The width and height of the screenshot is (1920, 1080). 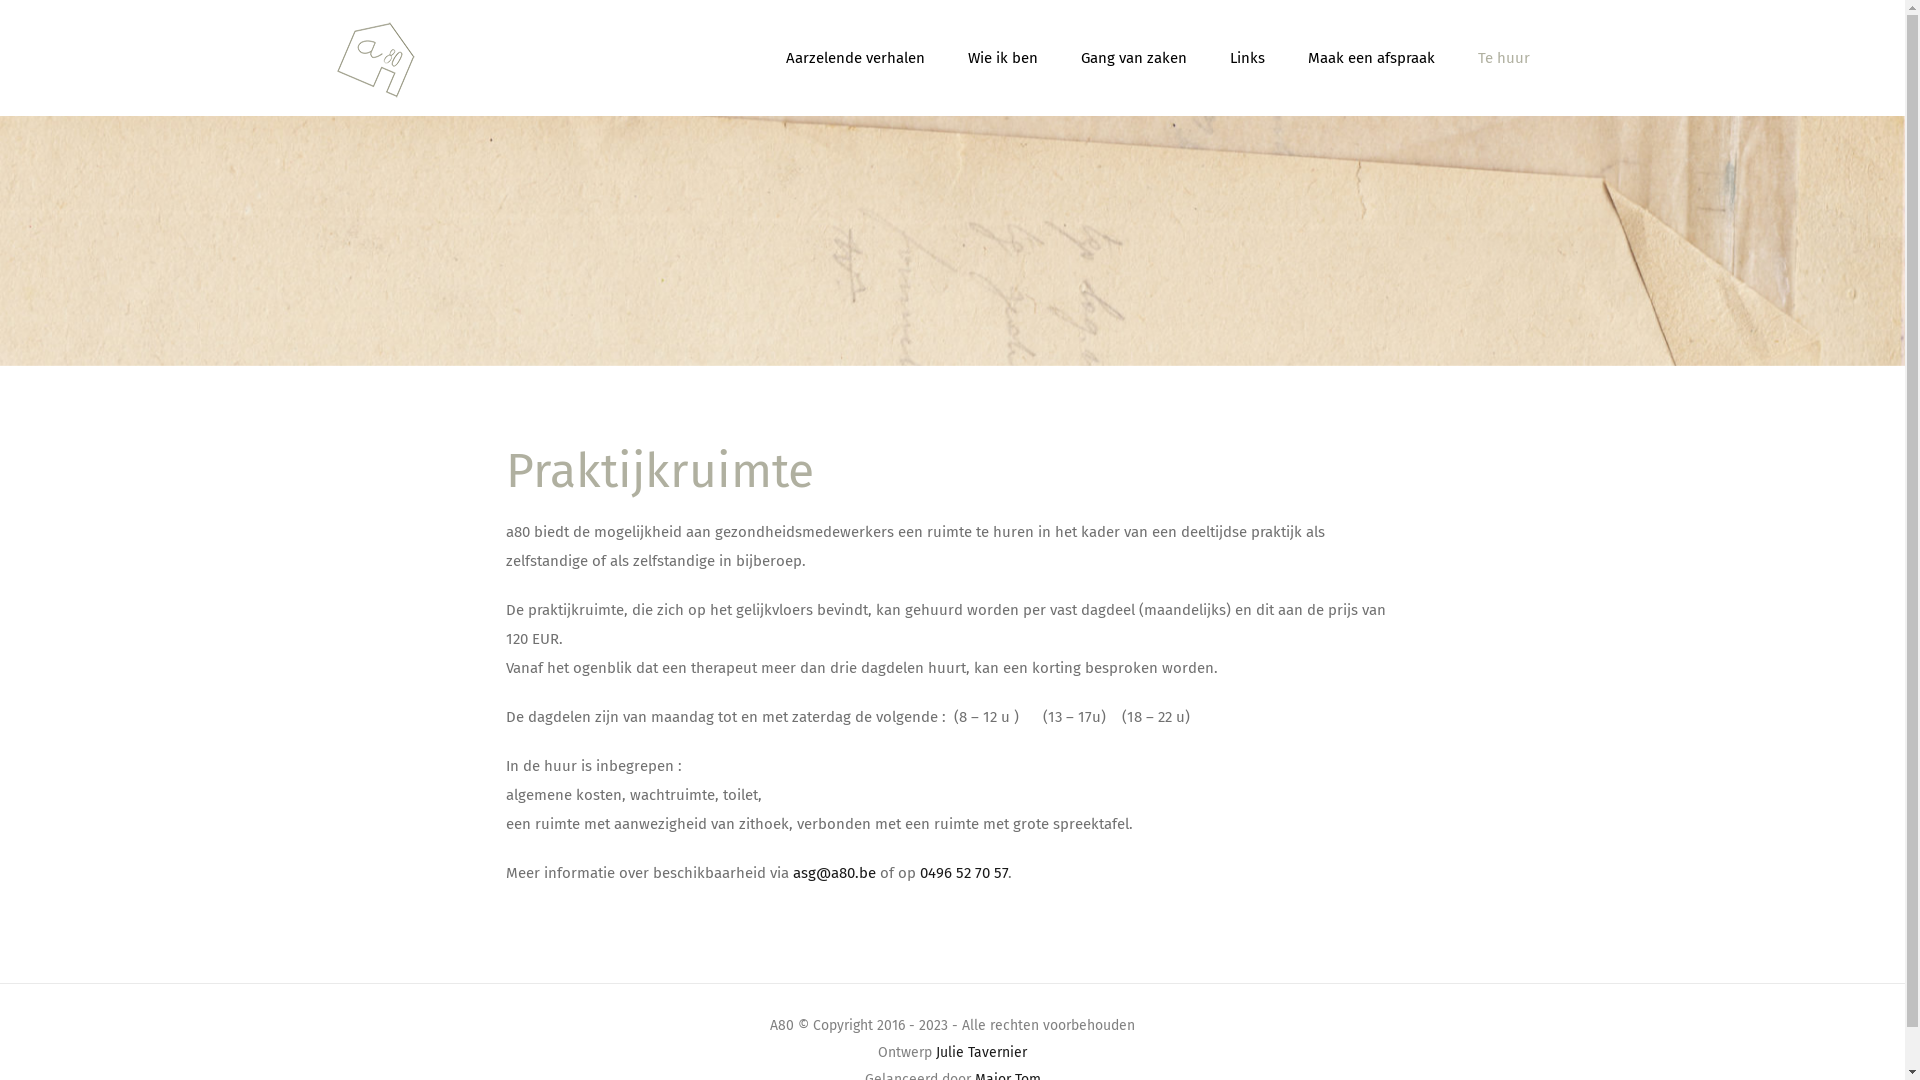 I want to click on 'Aarzelende verhalen', so click(x=785, y=56).